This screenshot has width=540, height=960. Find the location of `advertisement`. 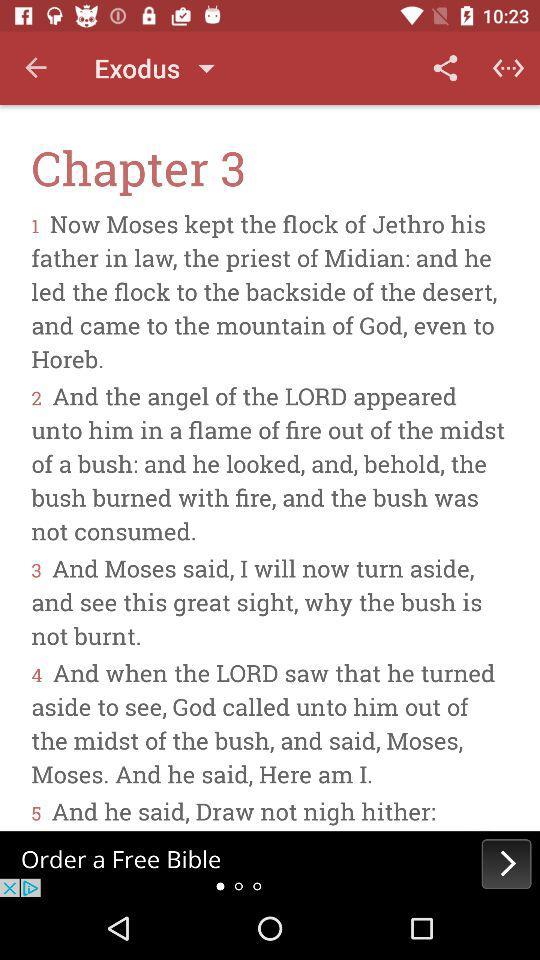

advertisement is located at coordinates (270, 863).